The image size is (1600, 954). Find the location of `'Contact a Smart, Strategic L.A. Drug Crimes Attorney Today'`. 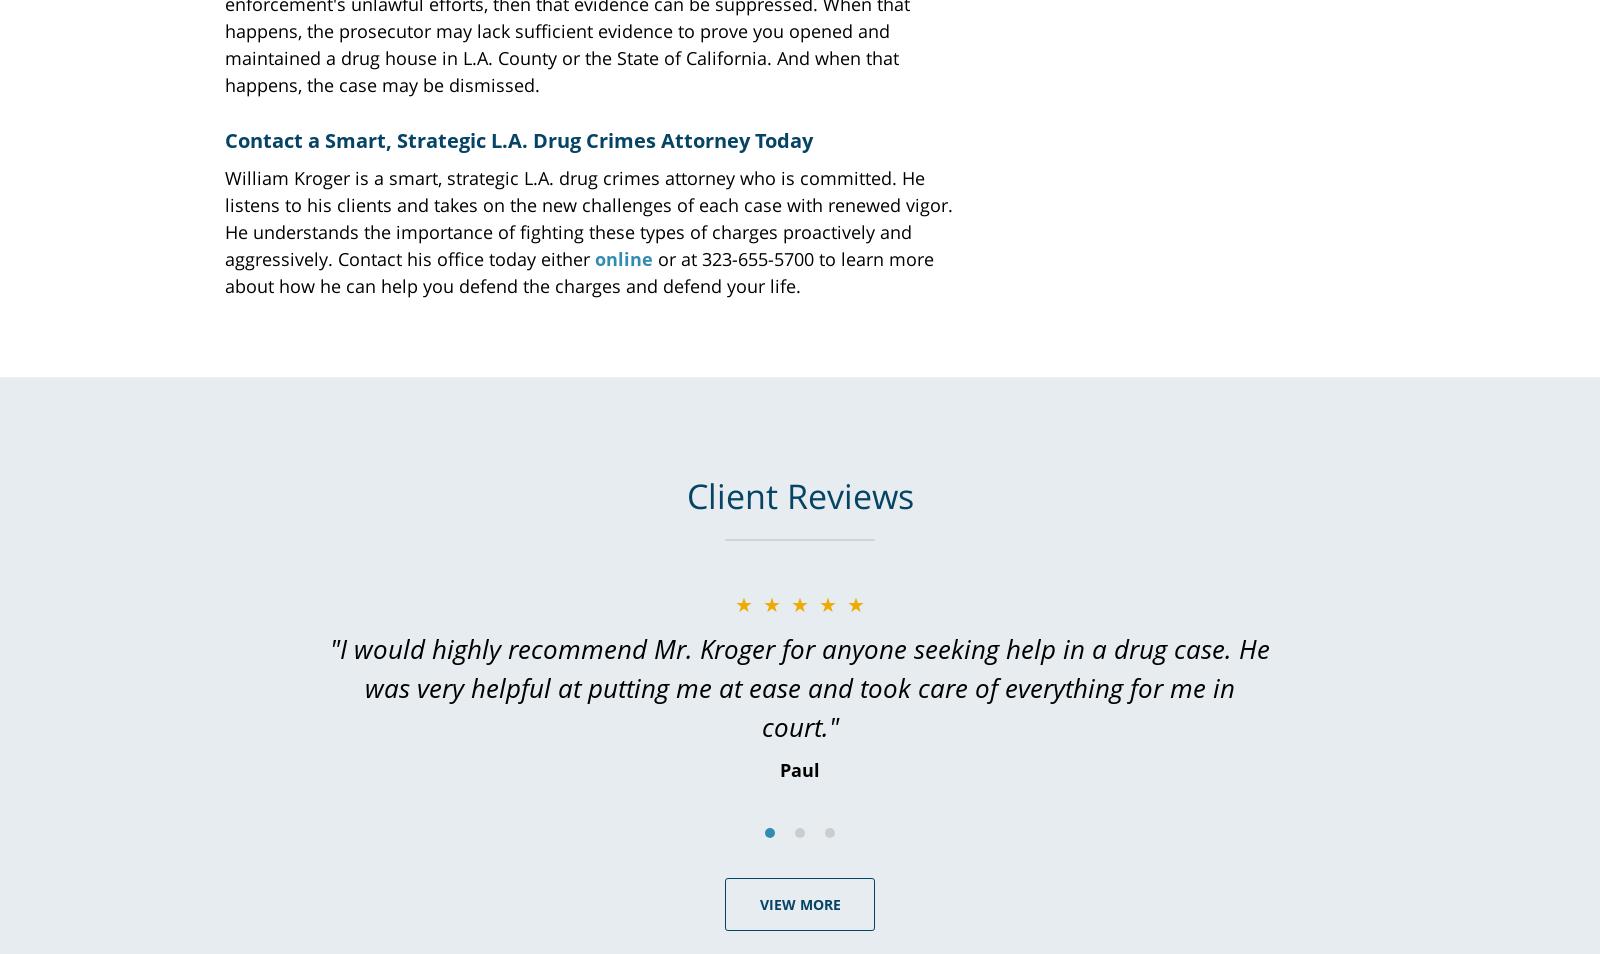

'Contact a Smart, Strategic L.A. Drug Crimes Attorney Today' is located at coordinates (518, 138).